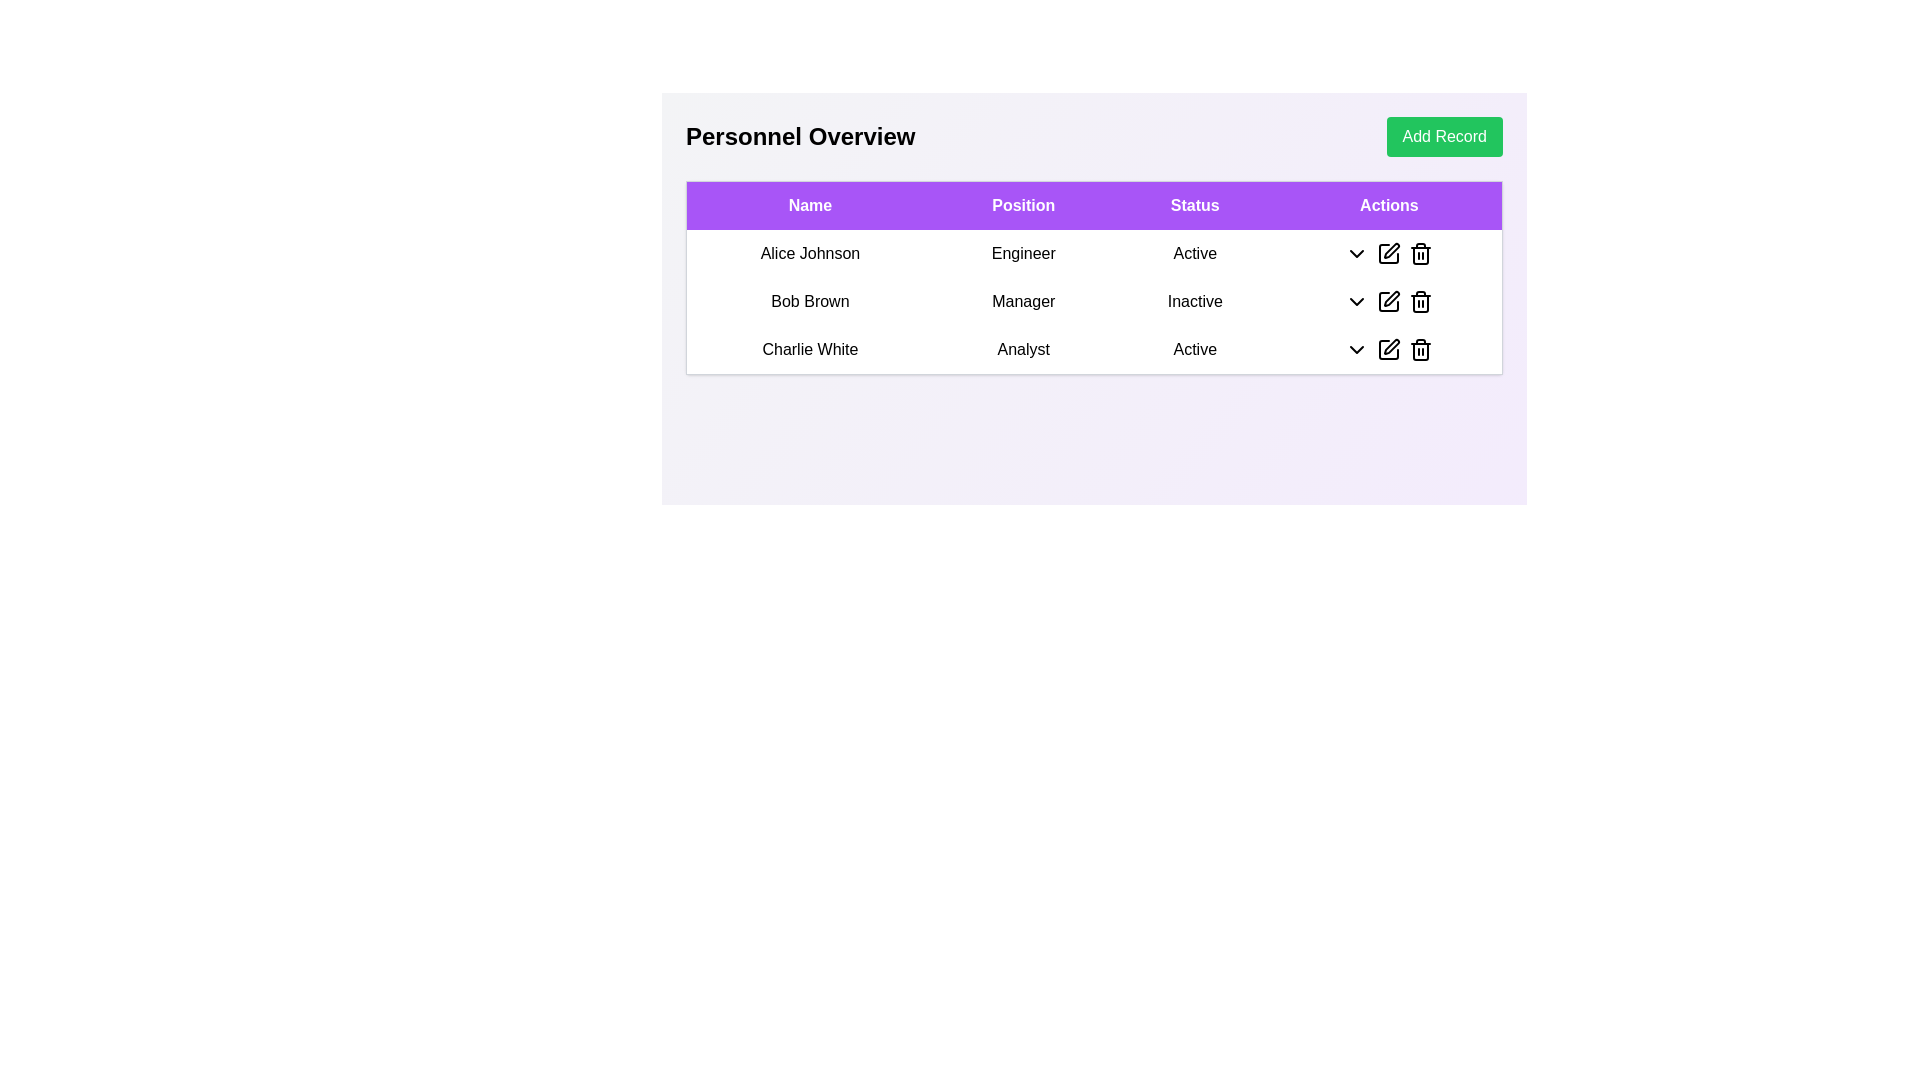  I want to click on the table cell containing the text 'Analyst', which is the second cell in the third row of the table under the 'Position' column associated with 'Charlie White', so click(1023, 349).